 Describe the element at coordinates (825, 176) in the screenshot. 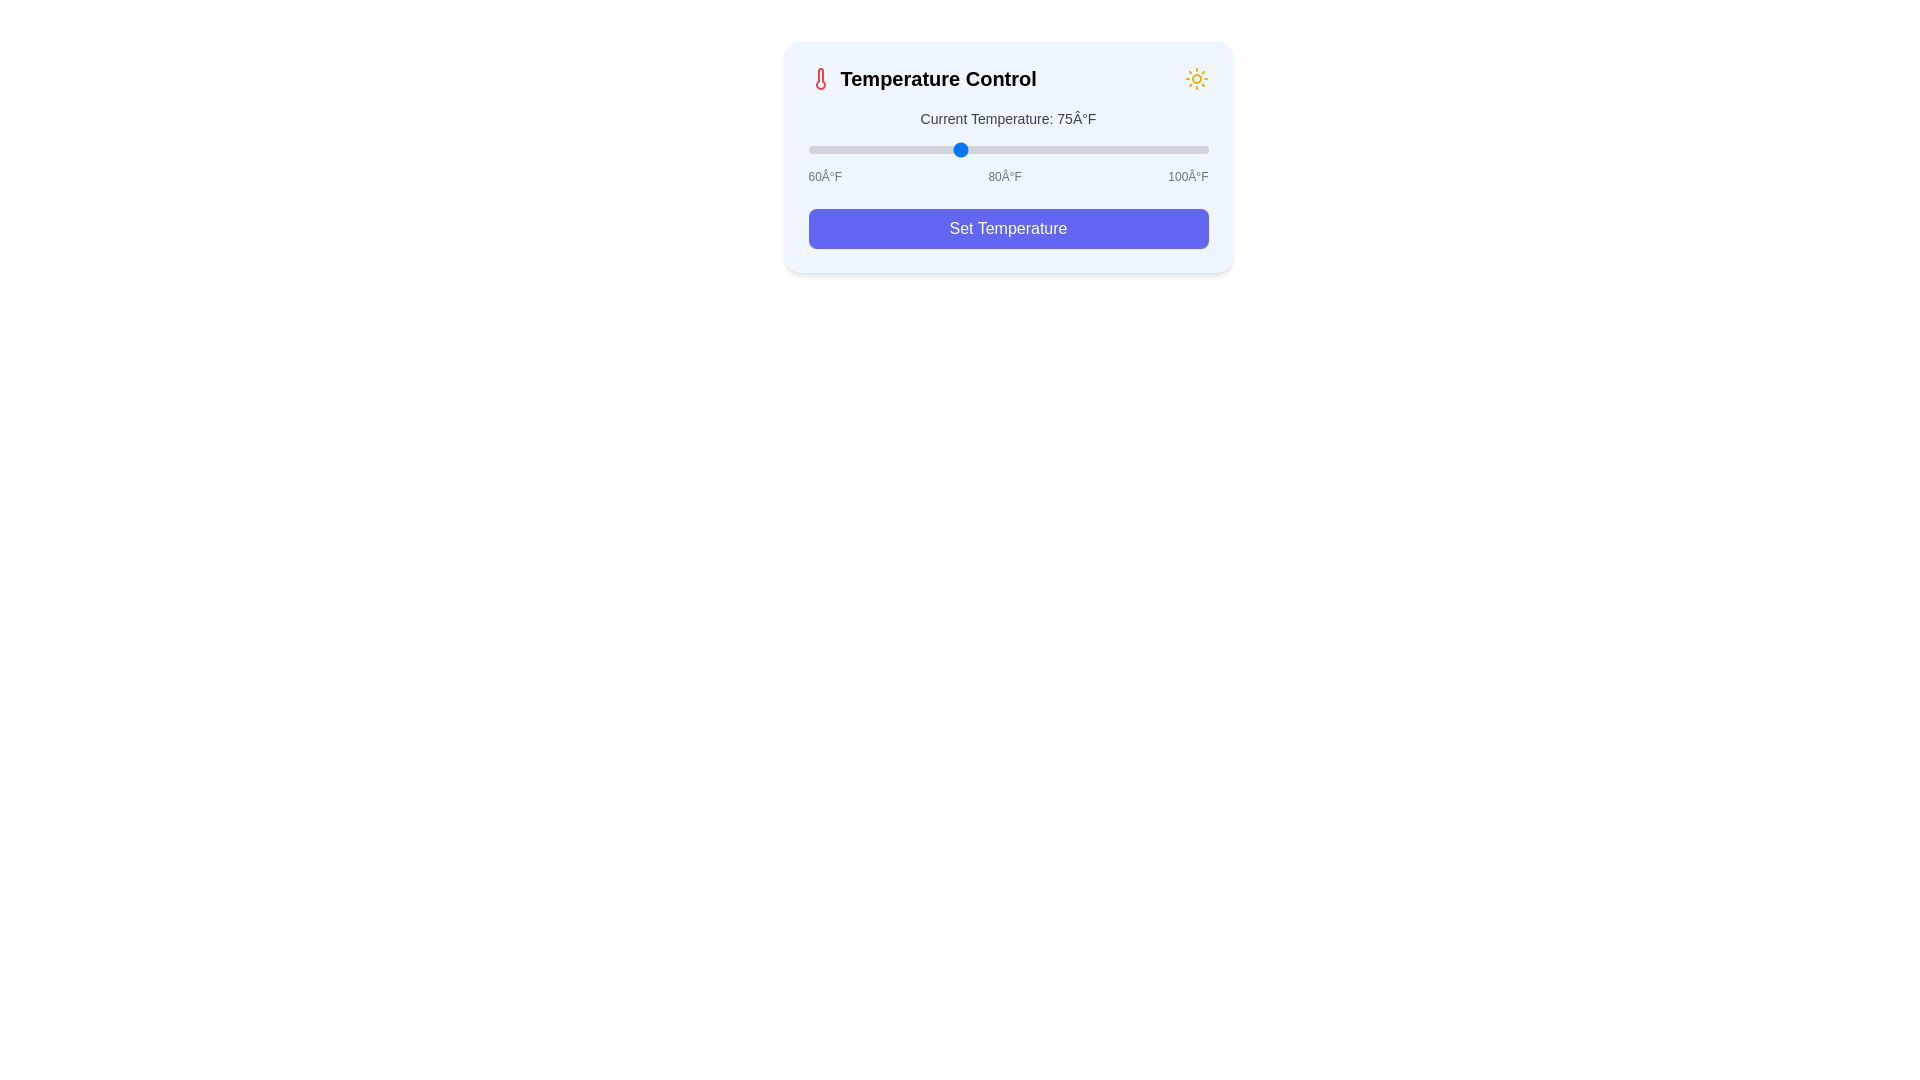

I see `the text label displaying '60°F', which is the first in a series of three temperature labels positioned horizontally and styled in muted gray` at that location.